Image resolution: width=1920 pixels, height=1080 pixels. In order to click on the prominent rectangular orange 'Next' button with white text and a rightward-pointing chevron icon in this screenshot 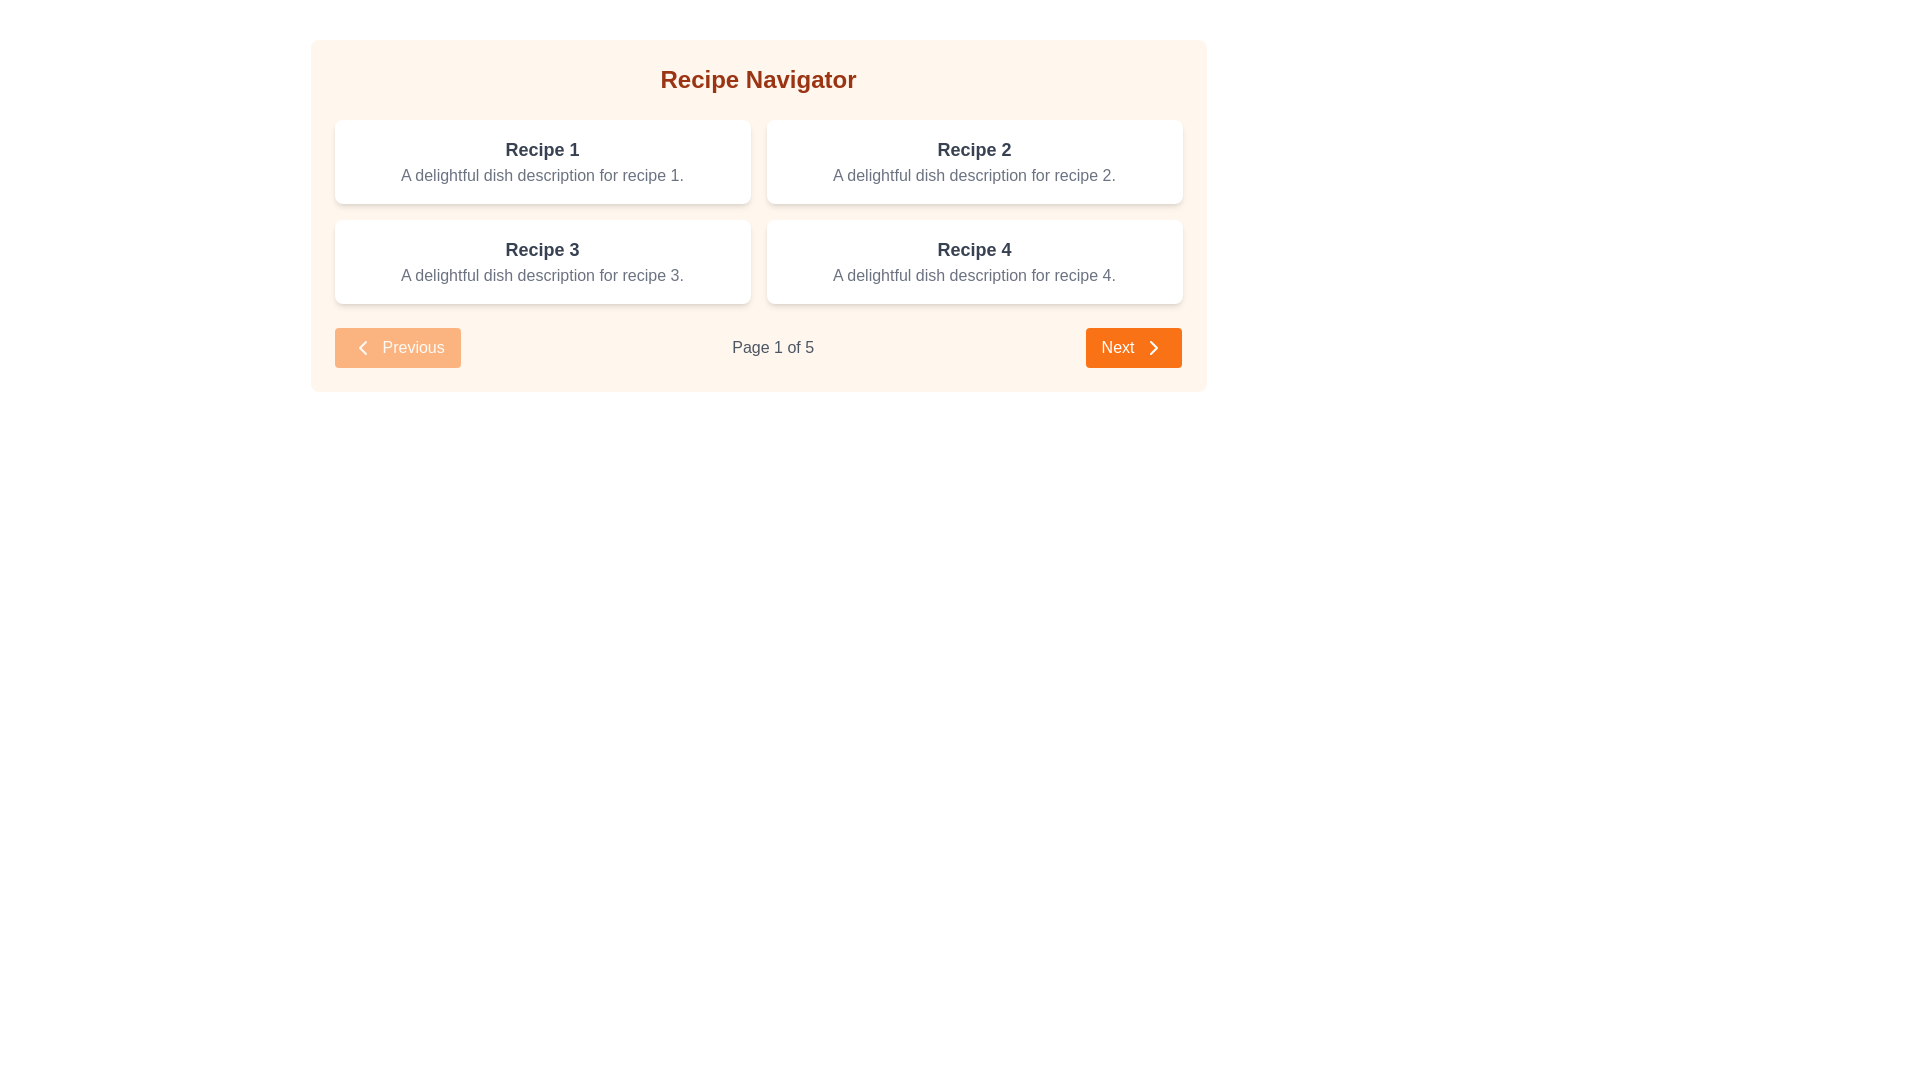, I will do `click(1133, 346)`.